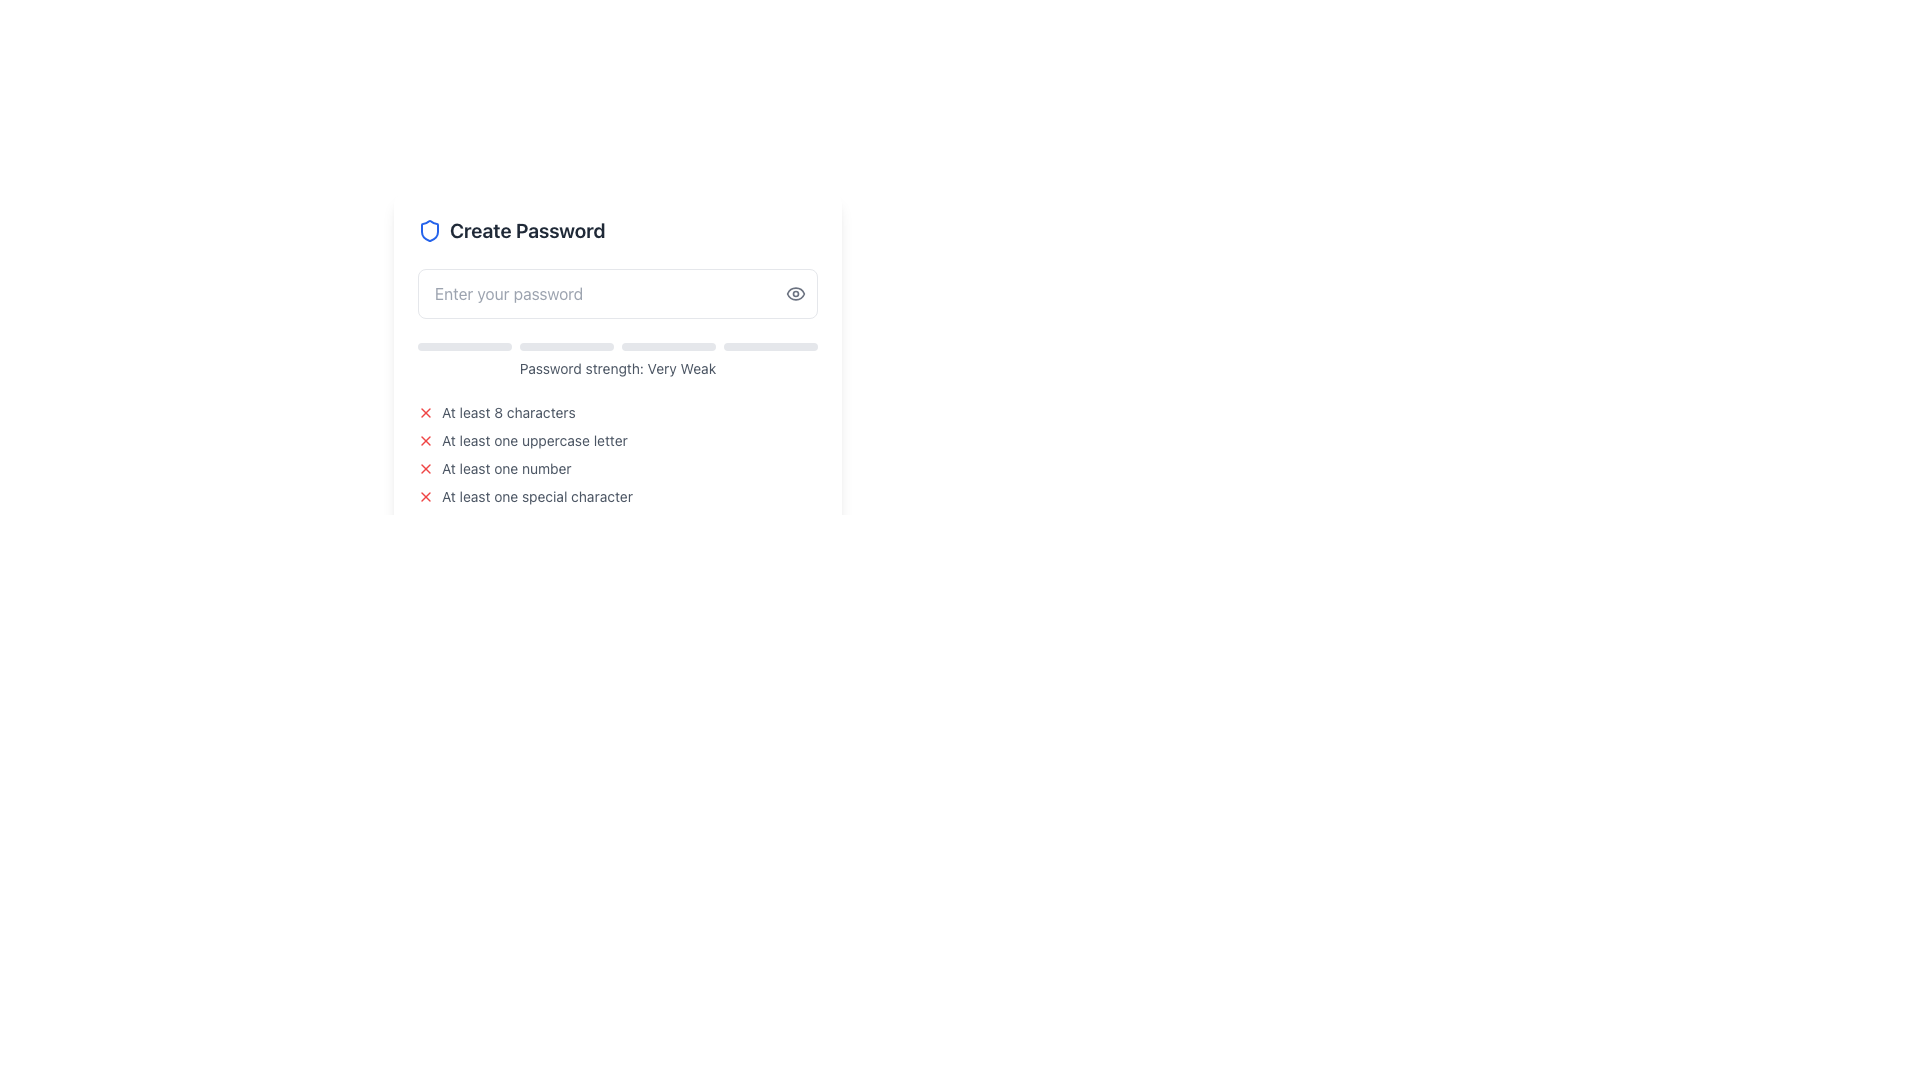 The height and width of the screenshot is (1080, 1920). I want to click on the third text label indicating that at least one numerical character is required in the password, which is positioned between 'At least one uppercase letter' and 'At least one special character', so click(506, 469).